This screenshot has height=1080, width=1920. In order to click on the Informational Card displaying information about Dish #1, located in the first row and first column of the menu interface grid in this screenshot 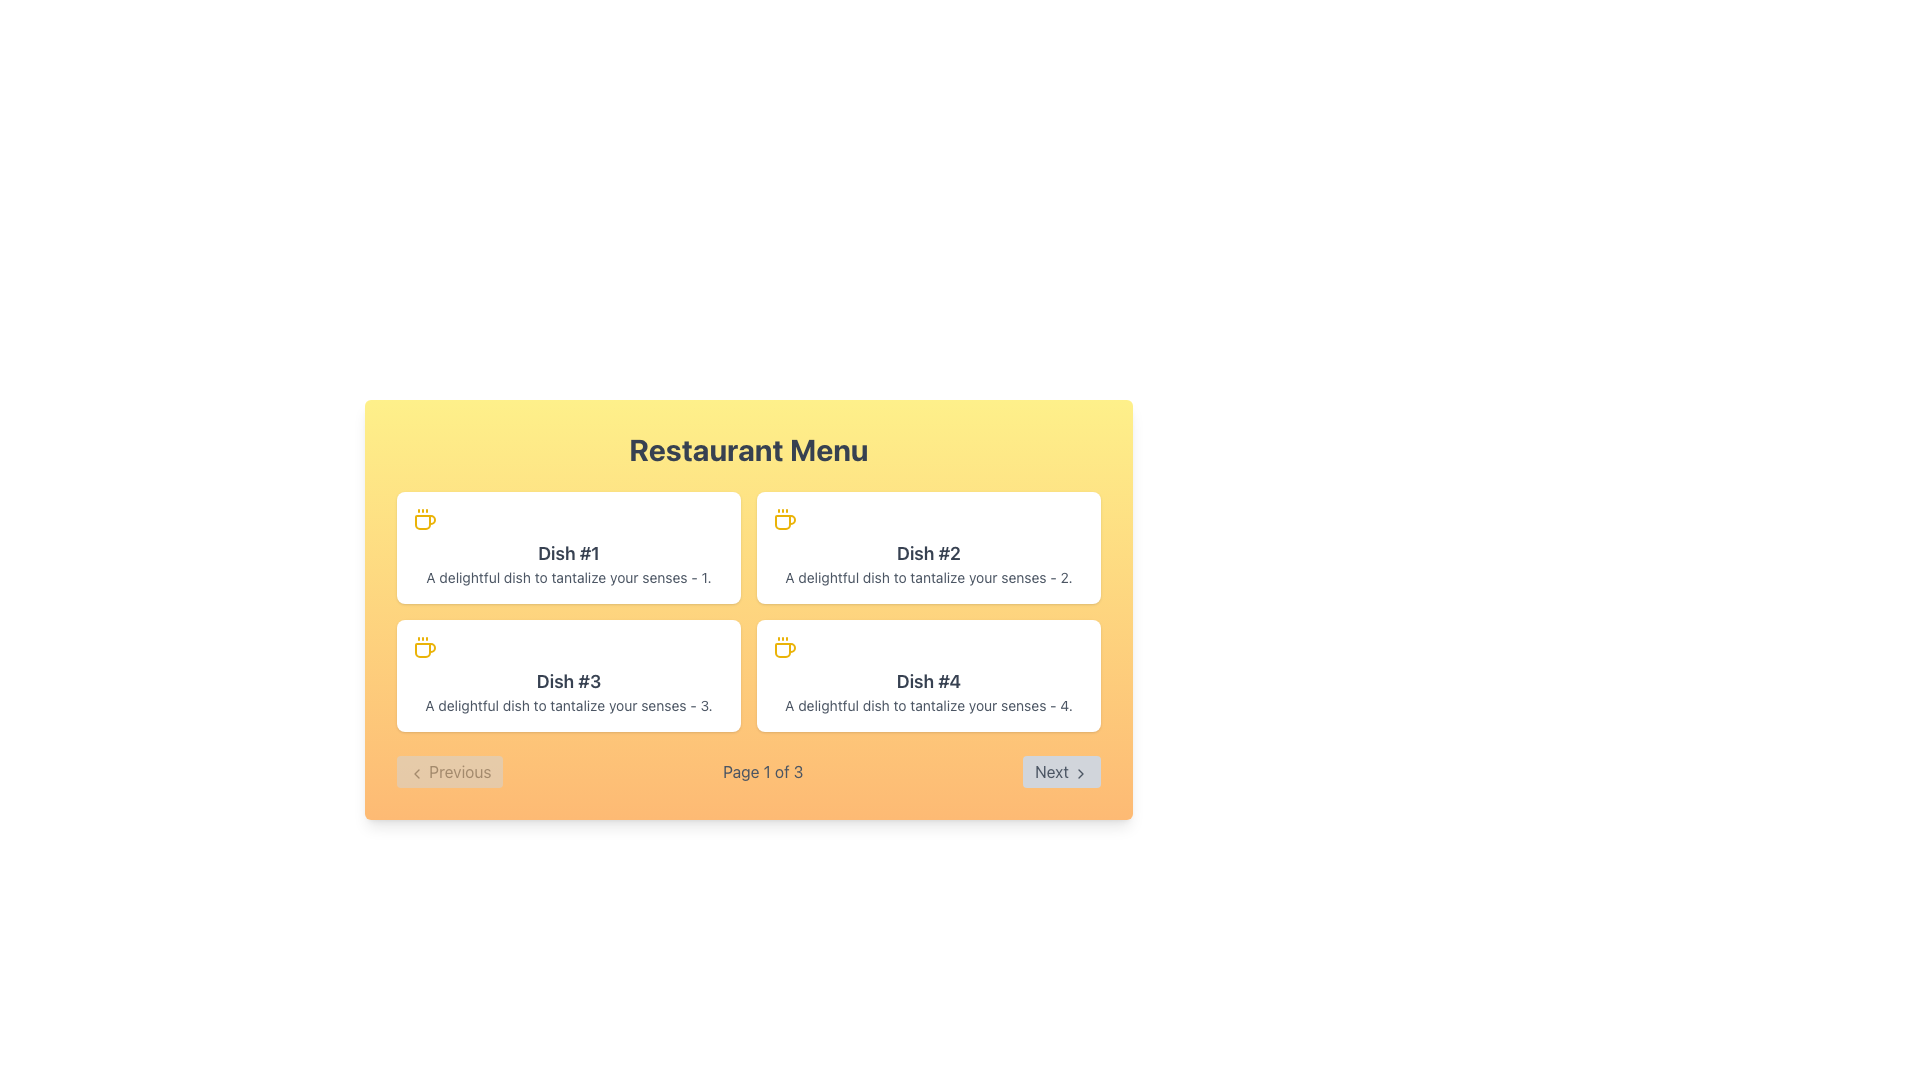, I will do `click(568, 547)`.